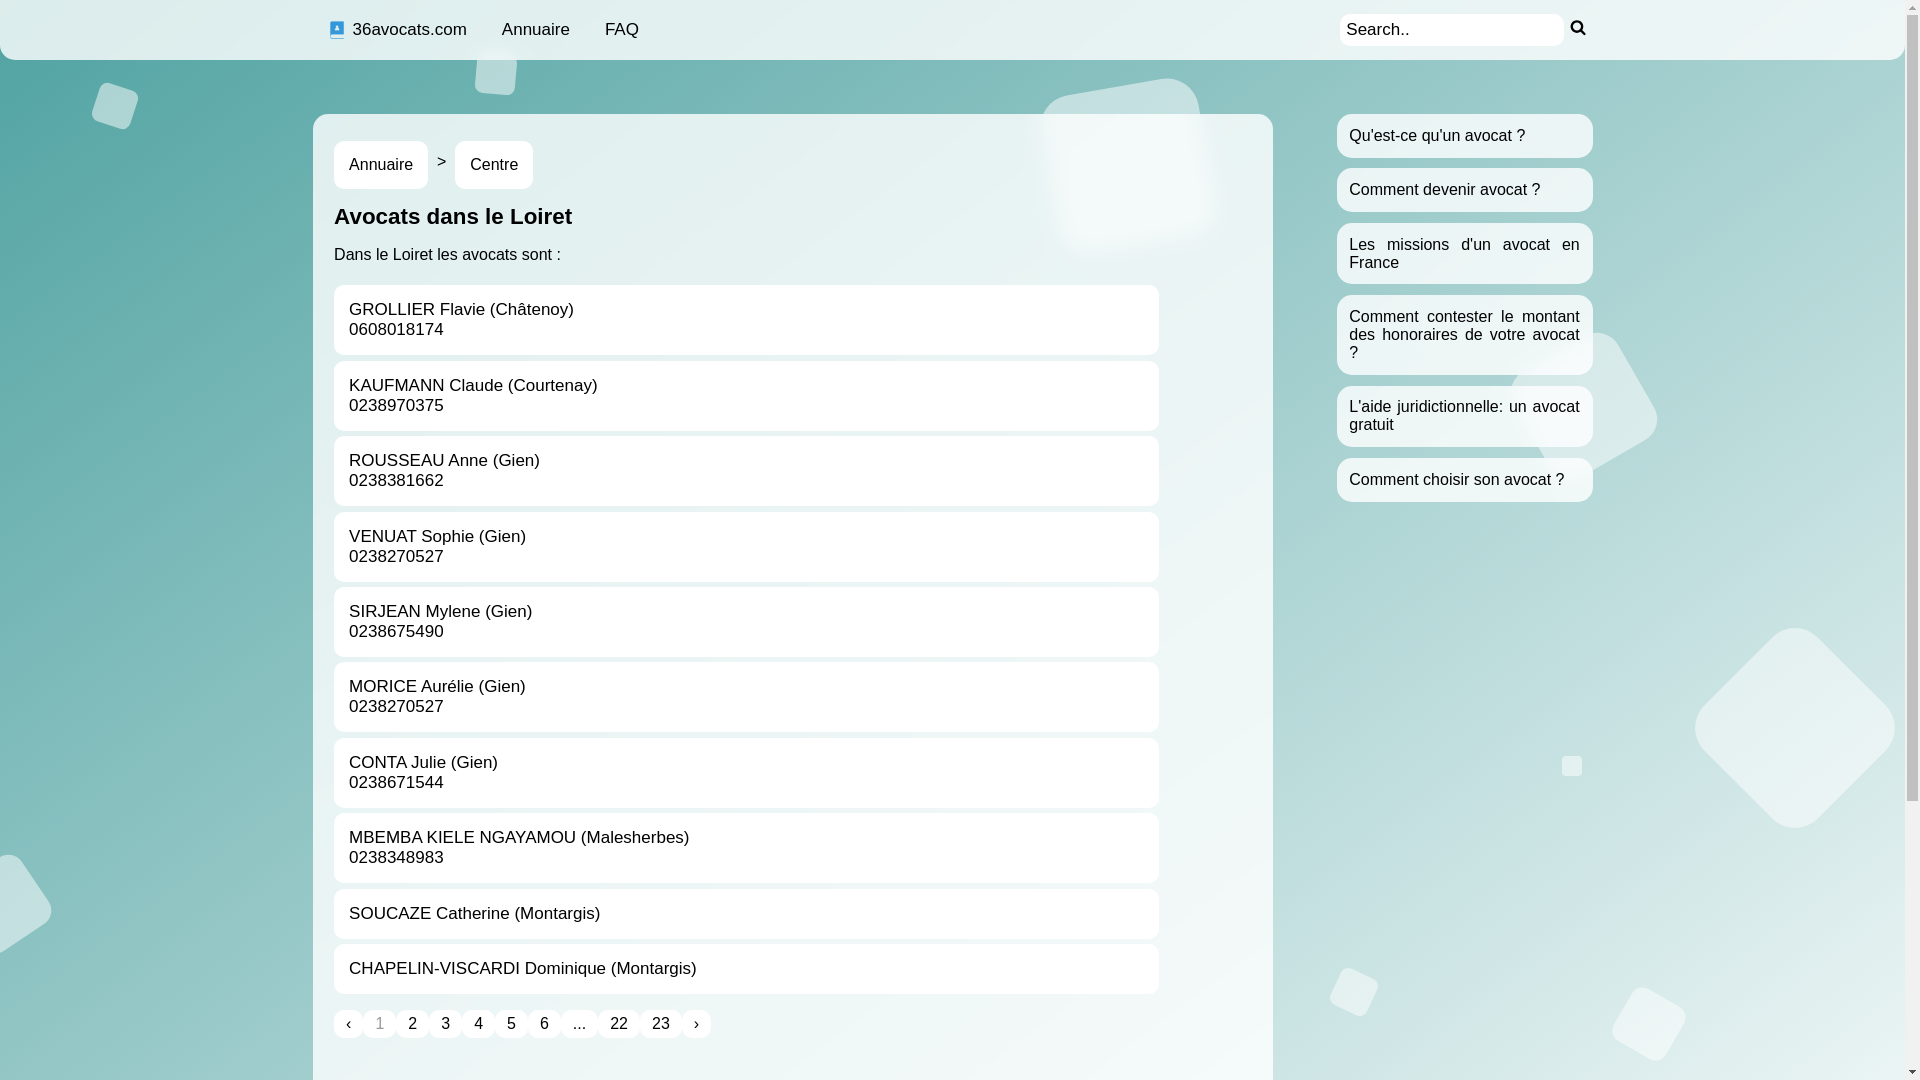  What do you see at coordinates (1456, 479) in the screenshot?
I see `'Comment choisir son avocat ?'` at bounding box center [1456, 479].